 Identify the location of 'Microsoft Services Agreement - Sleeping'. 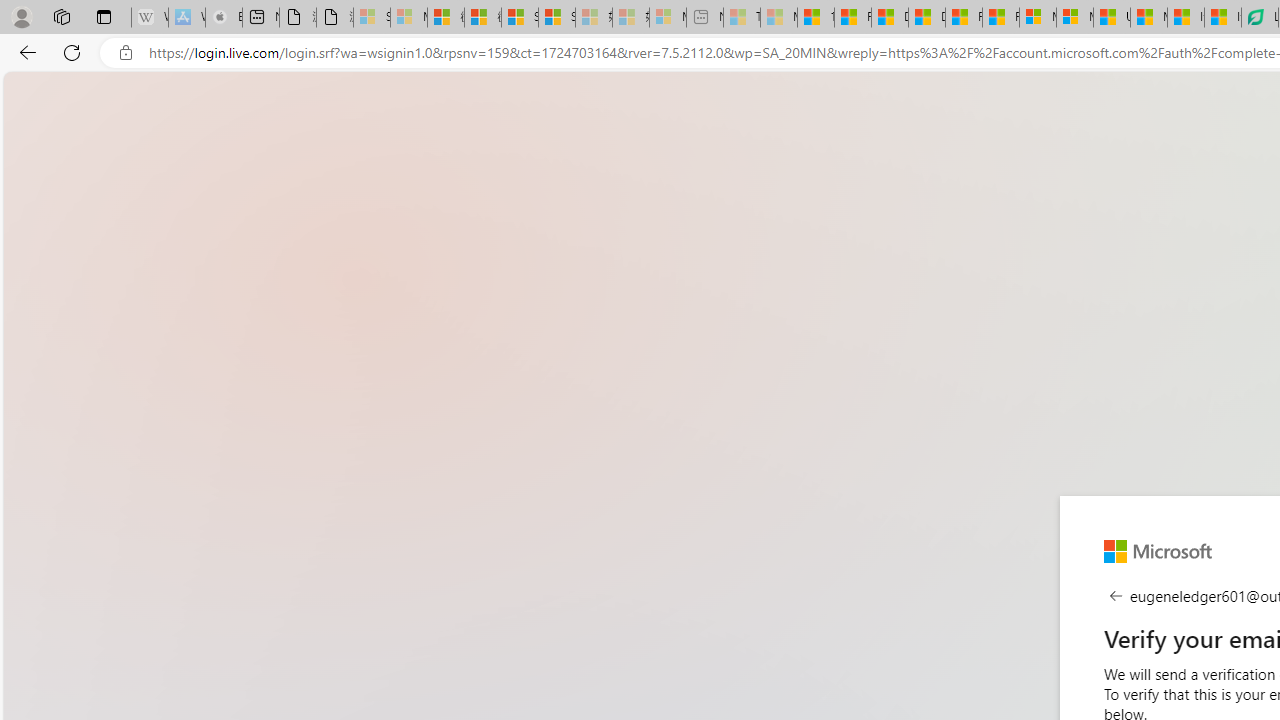
(407, 17).